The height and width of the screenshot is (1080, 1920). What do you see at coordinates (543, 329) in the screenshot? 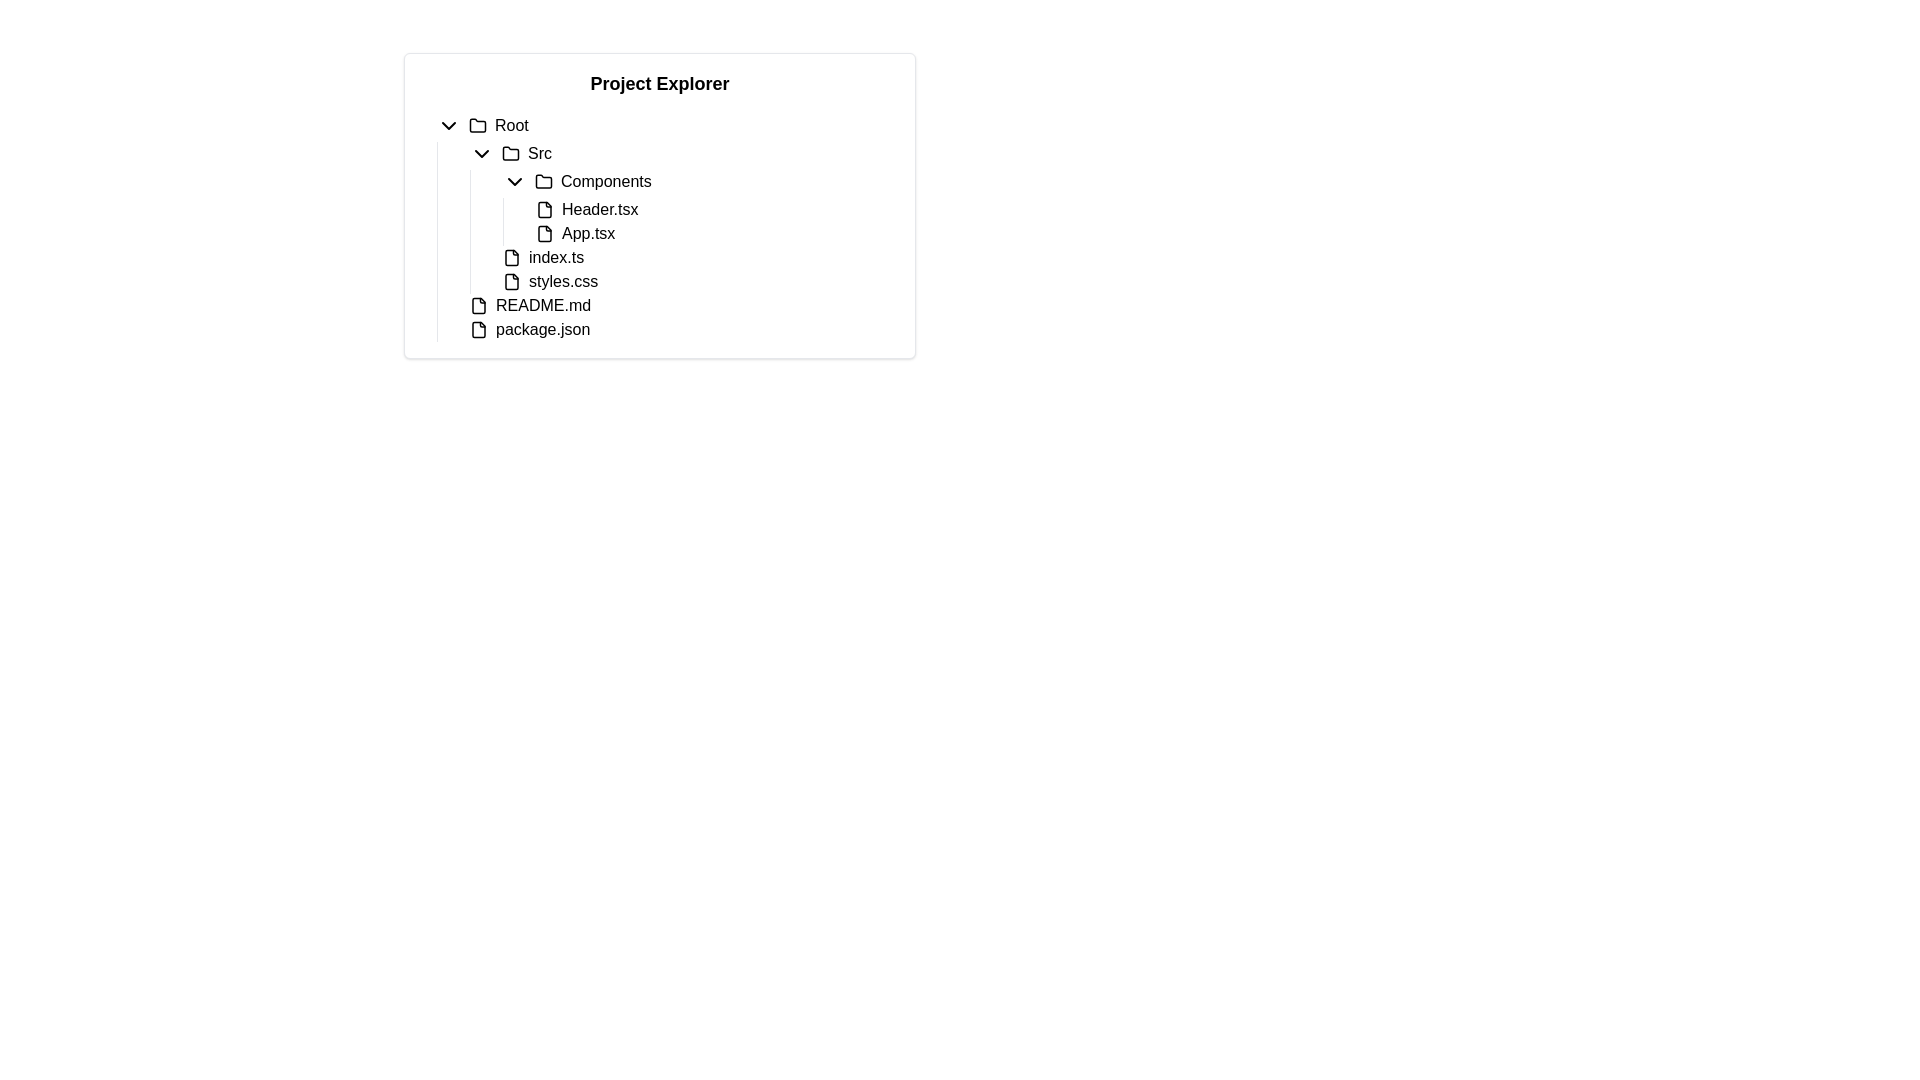
I see `the 'package.json' text label` at bounding box center [543, 329].